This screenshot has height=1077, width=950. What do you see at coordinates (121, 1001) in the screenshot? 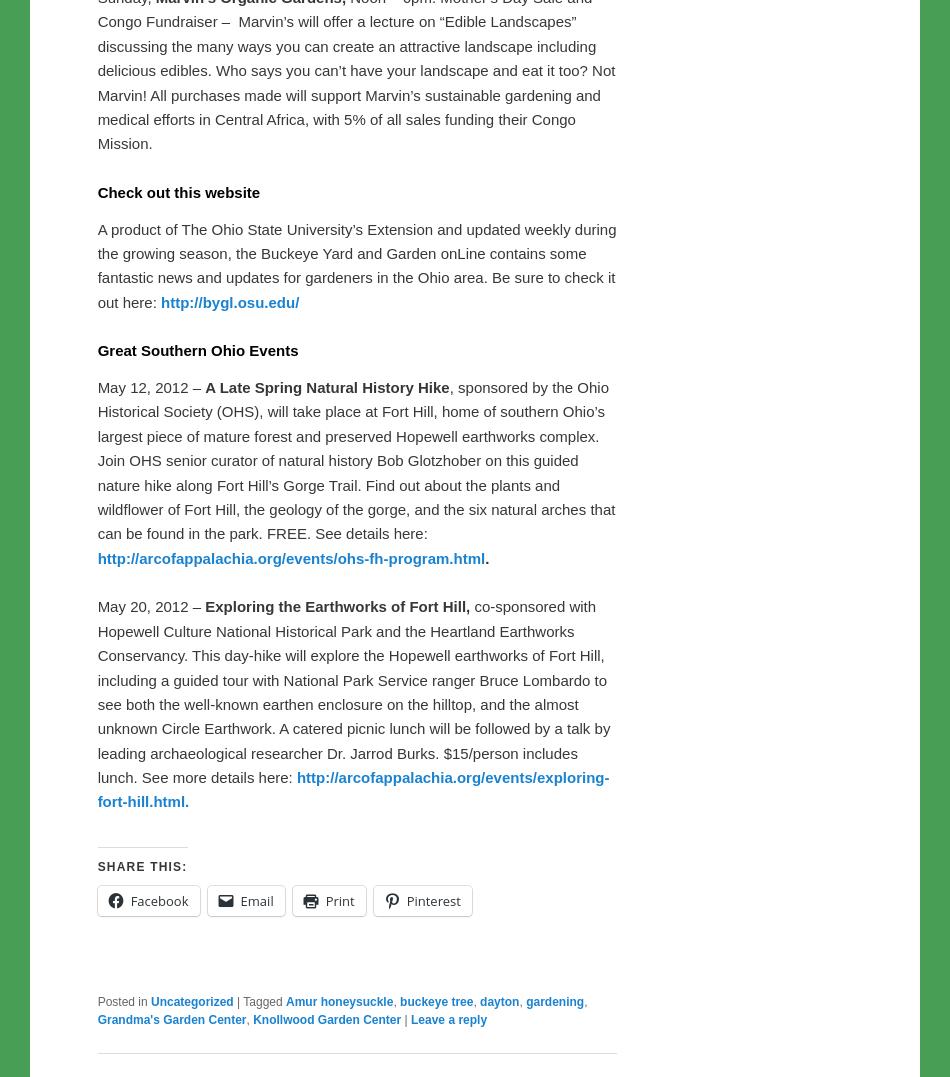
I see `'Posted in'` at bounding box center [121, 1001].